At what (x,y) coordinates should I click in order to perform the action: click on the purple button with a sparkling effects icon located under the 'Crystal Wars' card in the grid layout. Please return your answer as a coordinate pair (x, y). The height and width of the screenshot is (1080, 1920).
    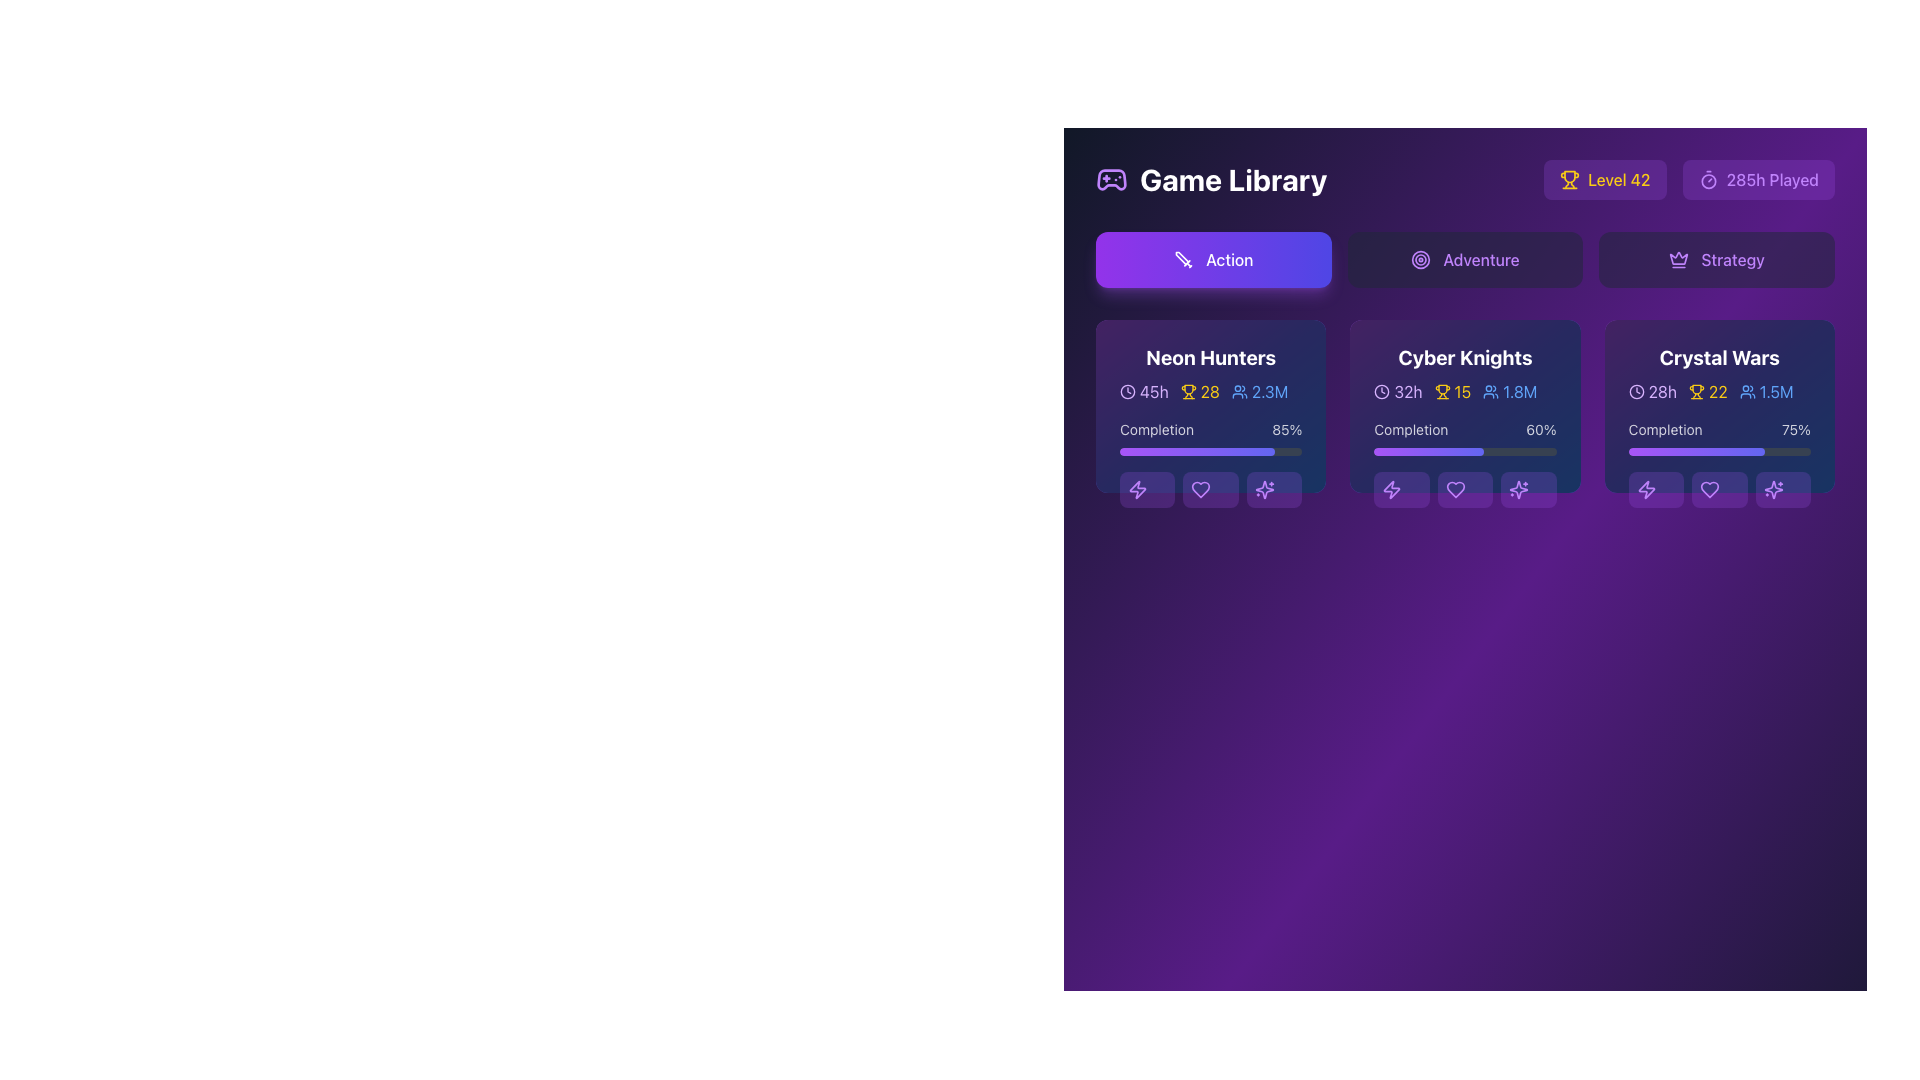
    Looking at the image, I should click on (1783, 489).